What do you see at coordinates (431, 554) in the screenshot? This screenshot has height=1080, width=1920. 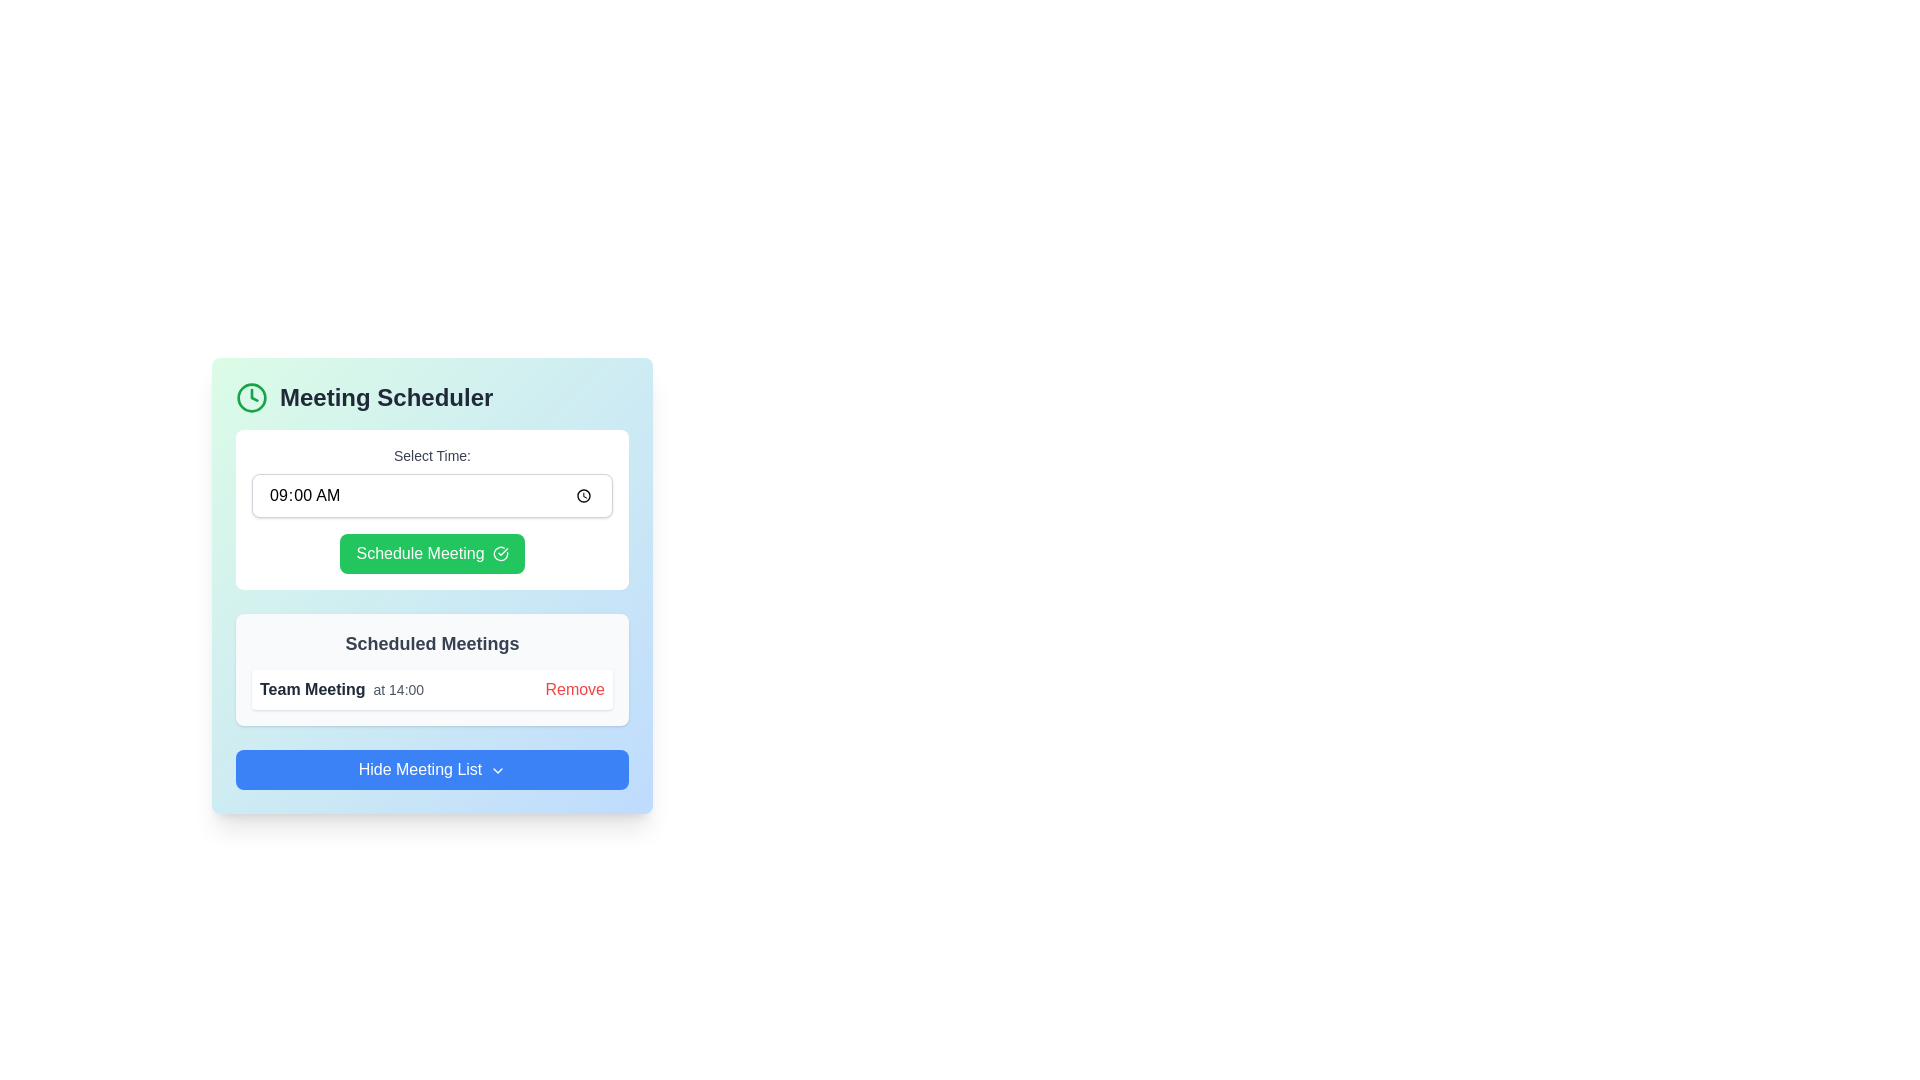 I see `the button used to schedule a meeting, which is located immediately below the 'Select Time:' label and the time input field` at bounding box center [431, 554].